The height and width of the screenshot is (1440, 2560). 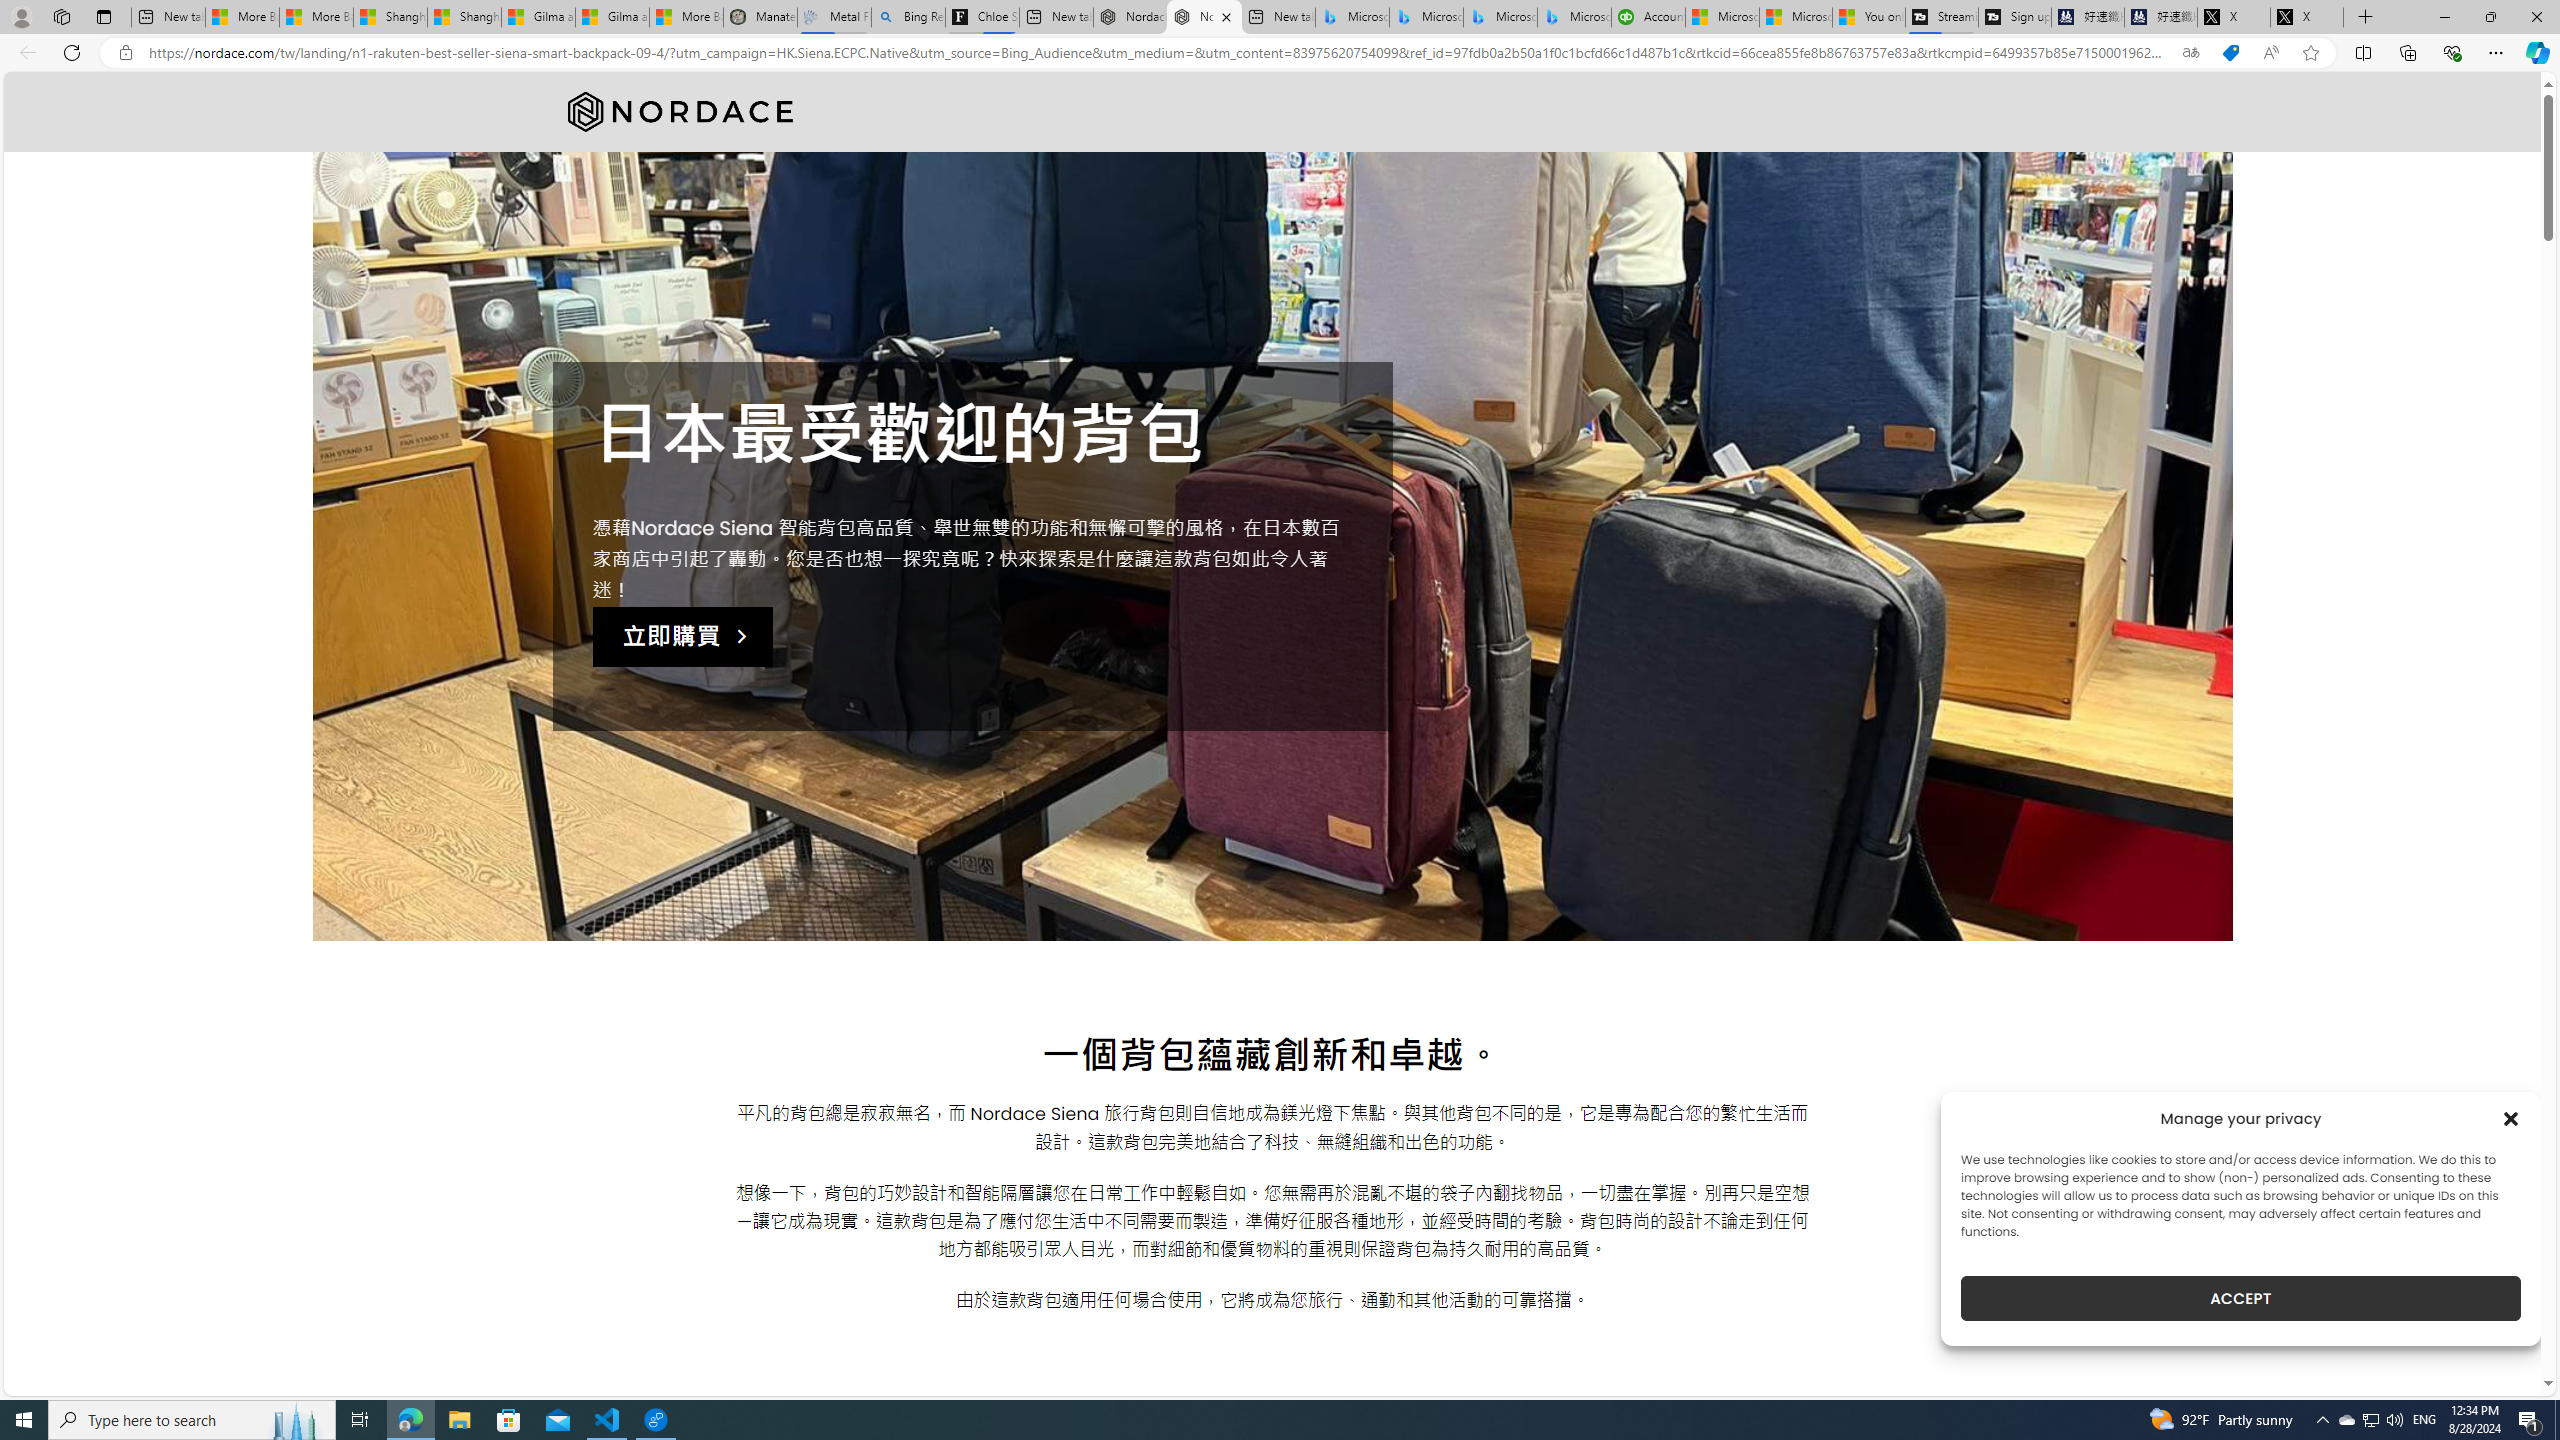 I want to click on 'Streaming Coverage | T3', so click(x=1940, y=16).